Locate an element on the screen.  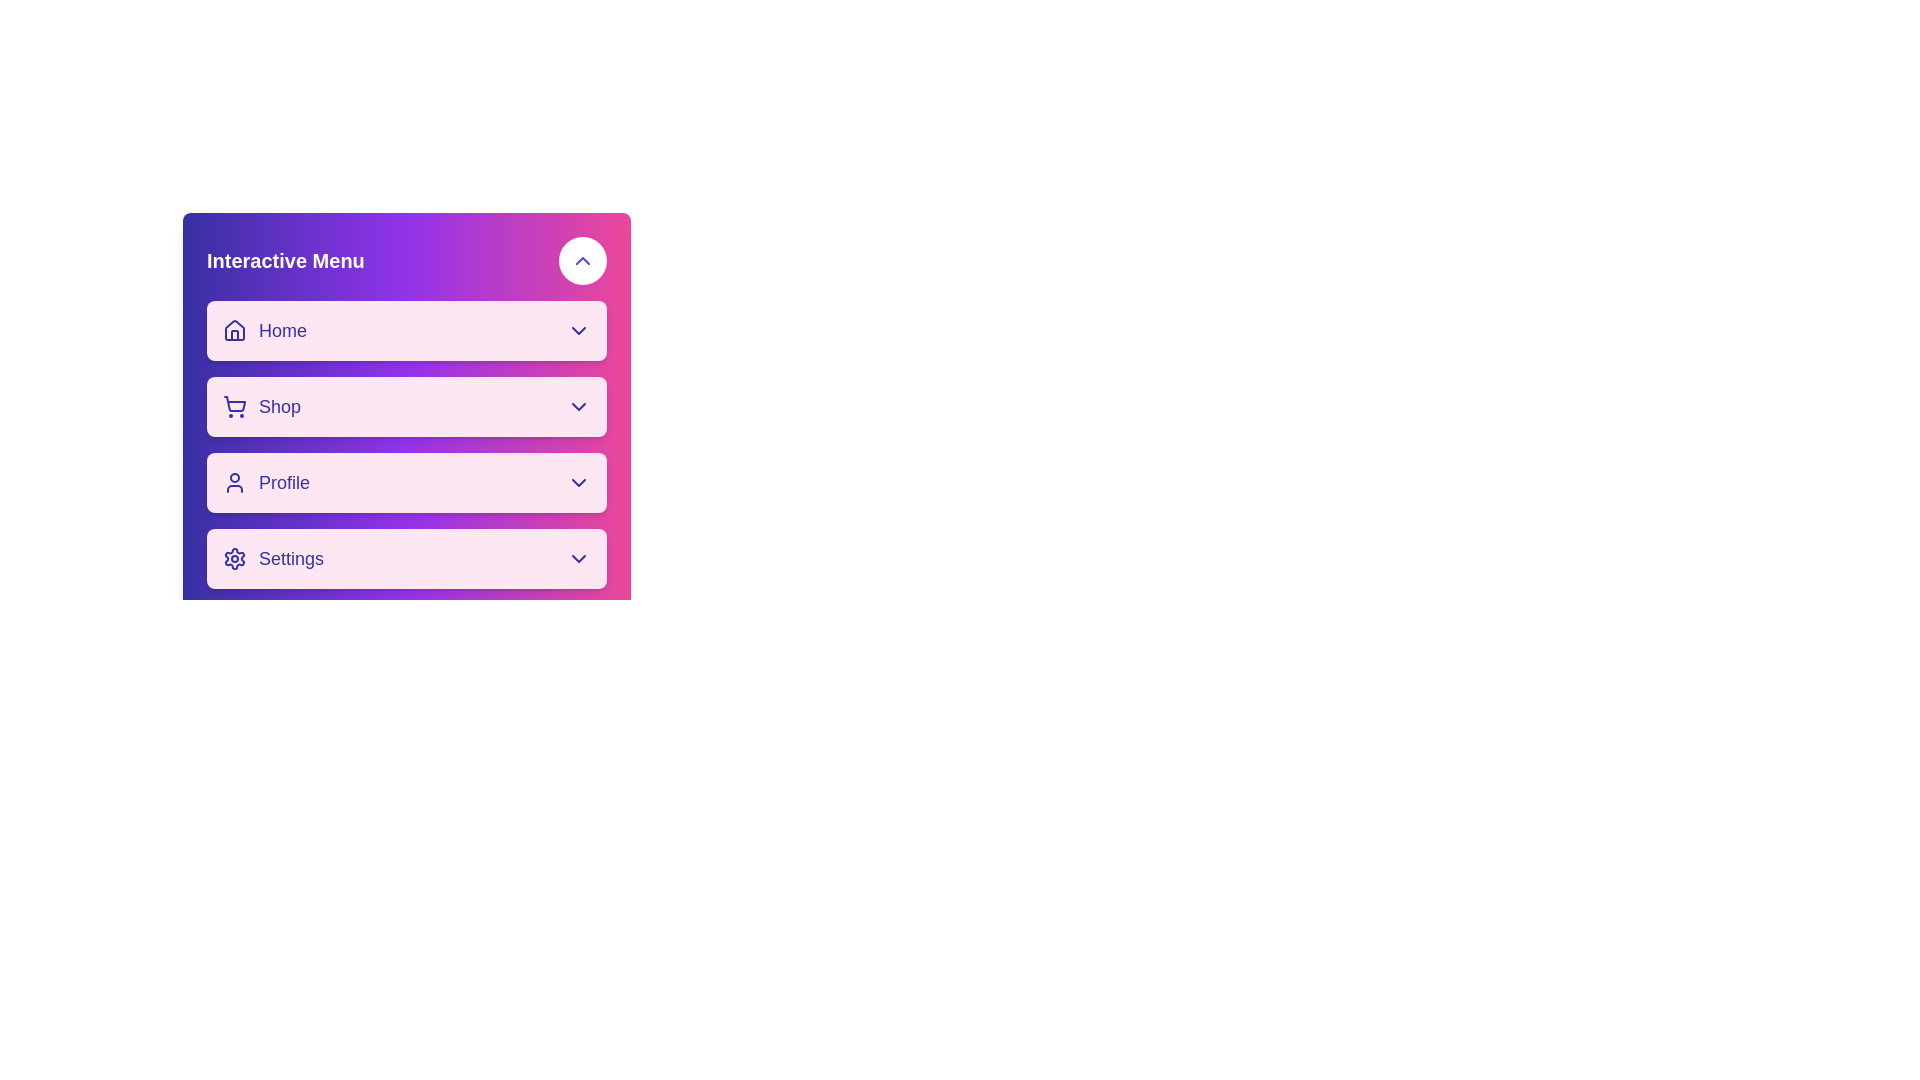
the chevron-down toggle indicator icon located at the rightmost position within the 'Profile' entry in the vertical navigation list is located at coordinates (578, 482).